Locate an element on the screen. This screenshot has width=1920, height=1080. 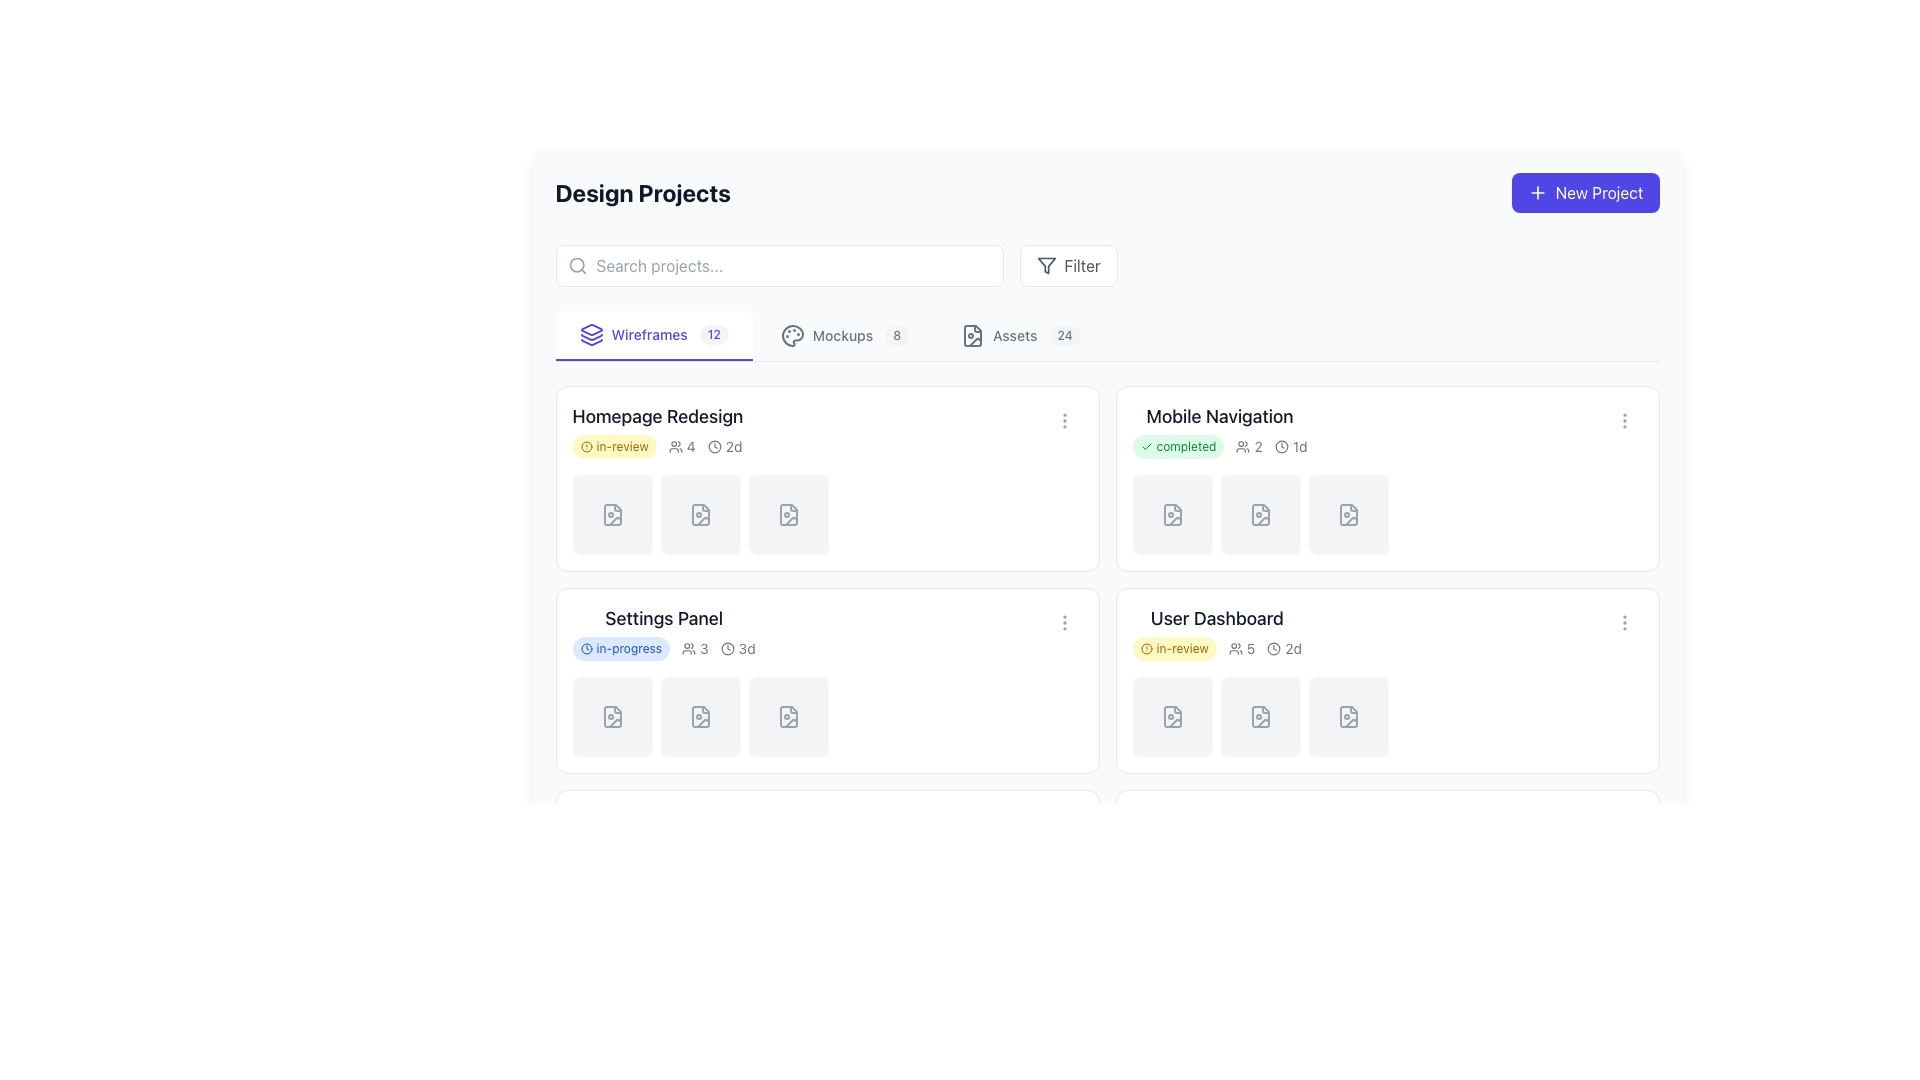
time information displayed in the text label with an icon that shows '2 days' located at the bottom-right of the User Dashboard card, next to the user count indicator is located at coordinates (1284, 648).